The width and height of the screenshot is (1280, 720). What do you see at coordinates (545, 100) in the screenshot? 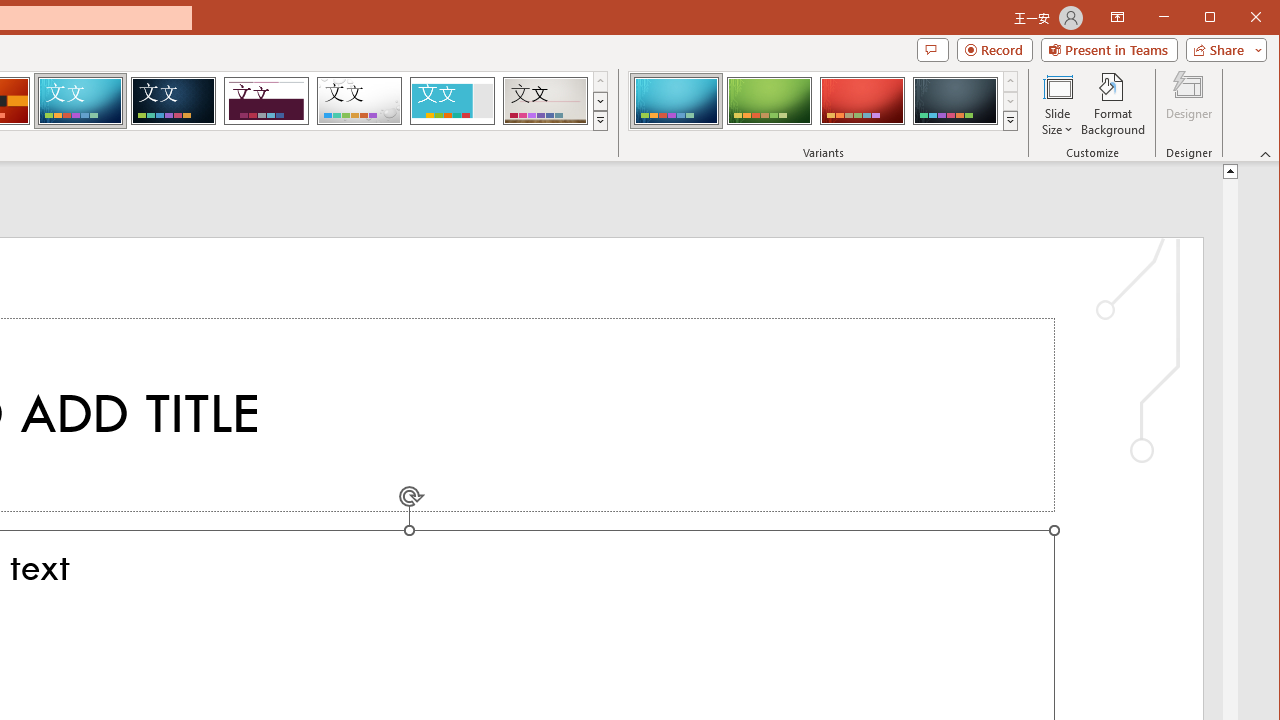
I see `'Gallery'` at bounding box center [545, 100].